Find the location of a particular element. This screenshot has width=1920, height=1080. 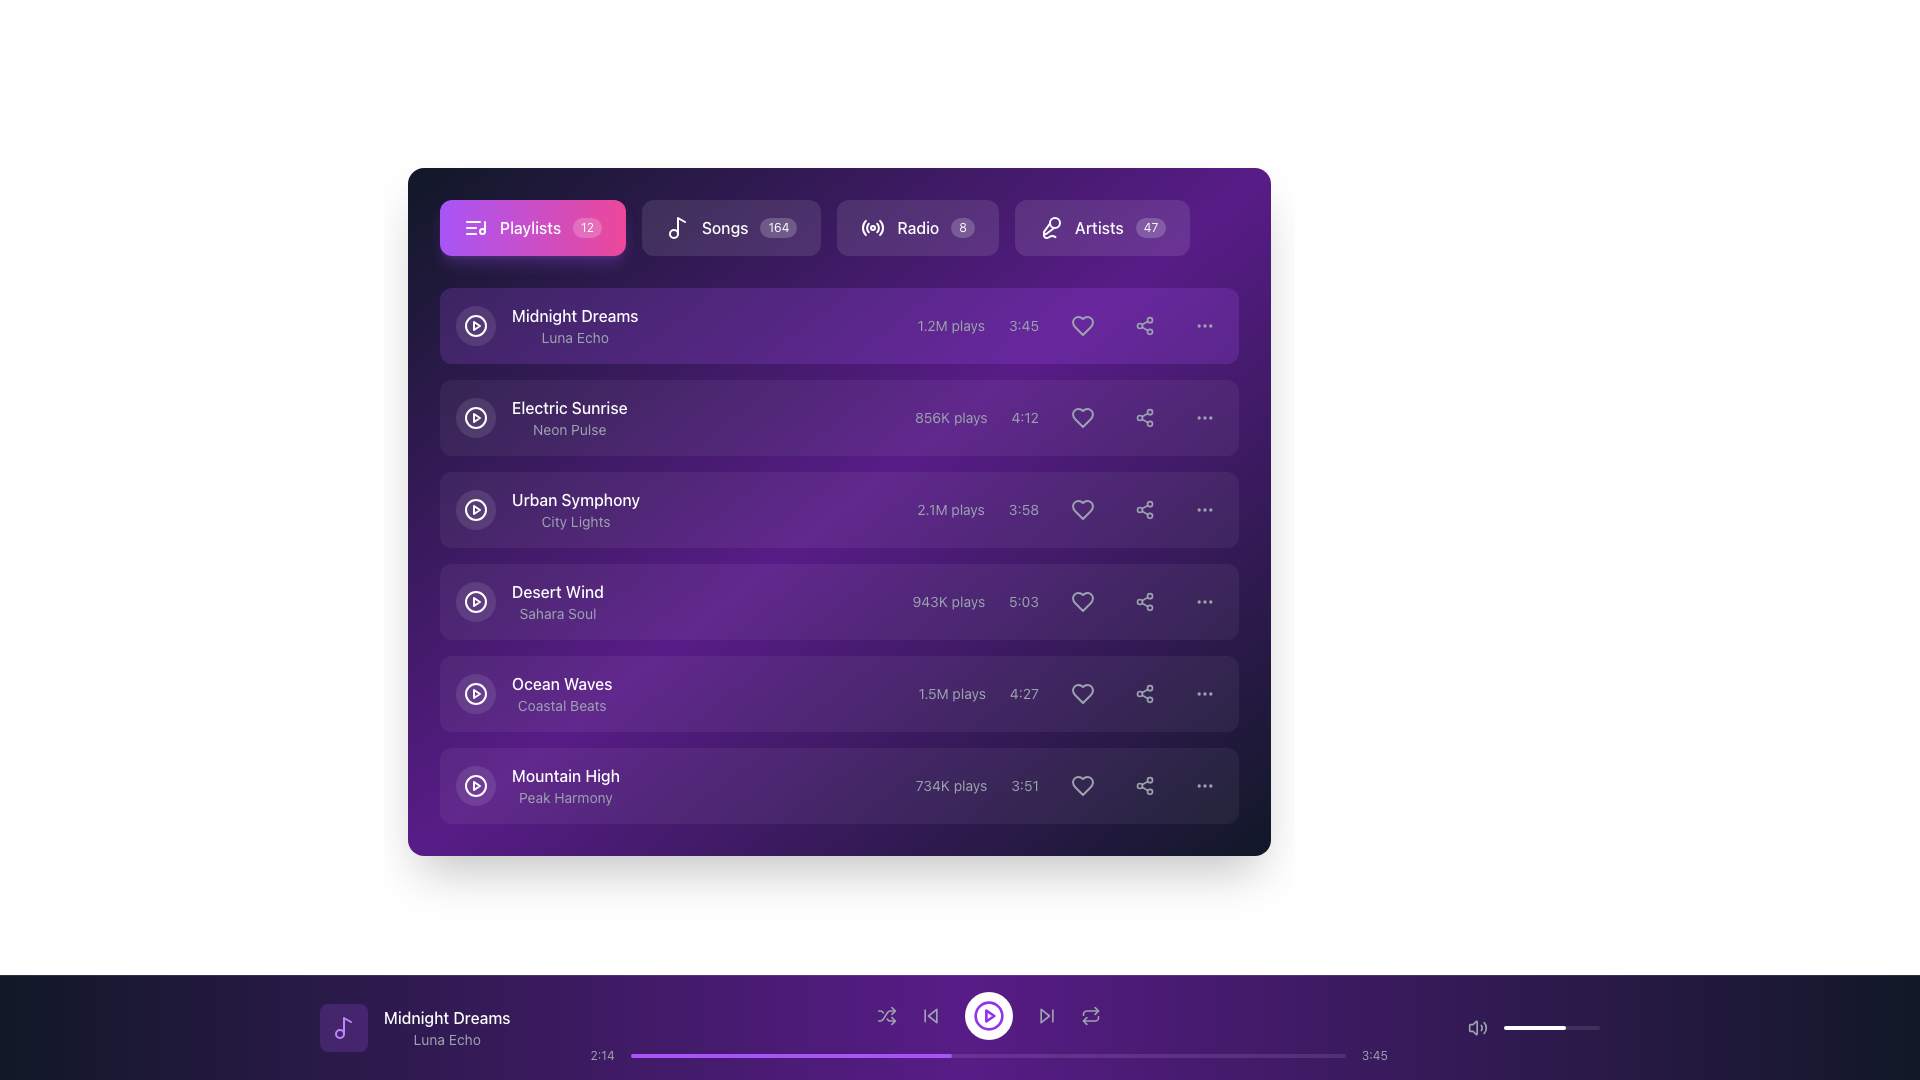

the heart shape icon located at the rightmost side of the song entry row titled 'Ocean Waves' is located at coordinates (1082, 693).